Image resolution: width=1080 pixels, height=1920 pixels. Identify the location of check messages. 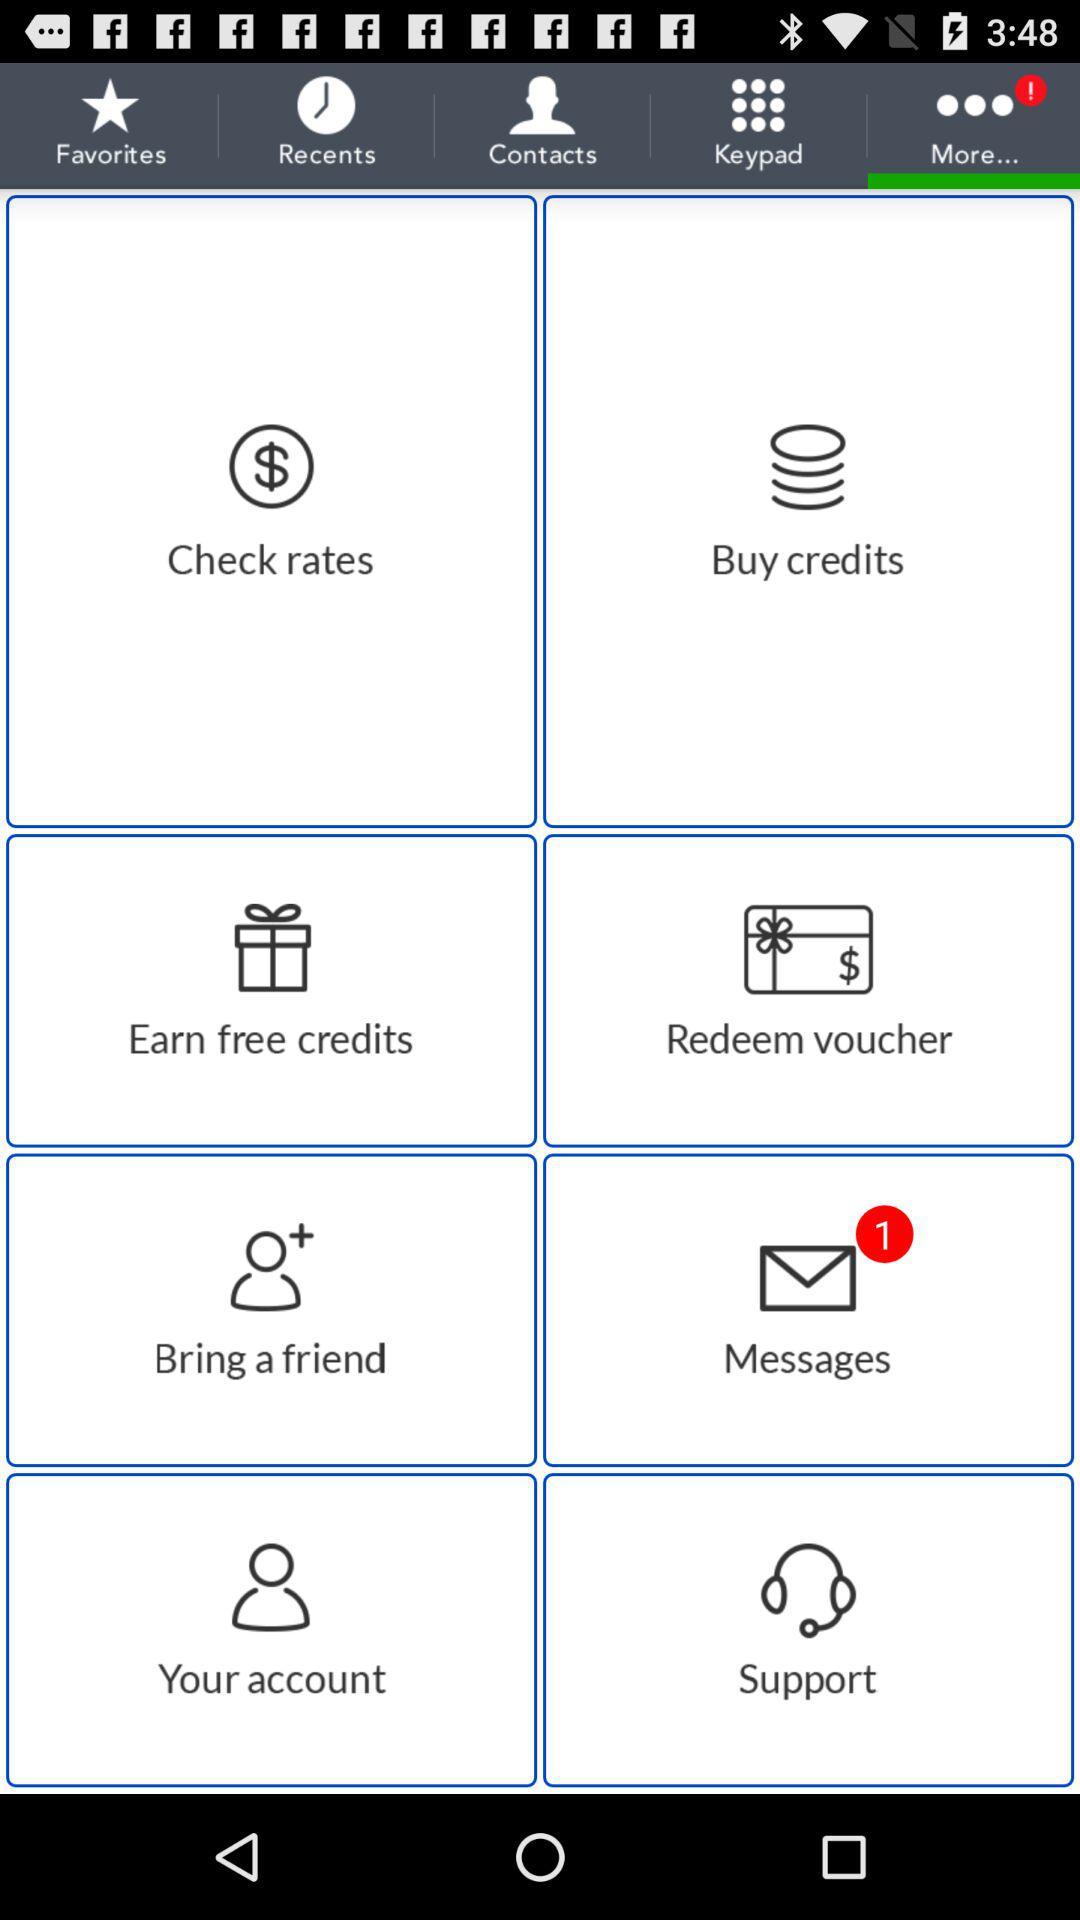
(807, 1310).